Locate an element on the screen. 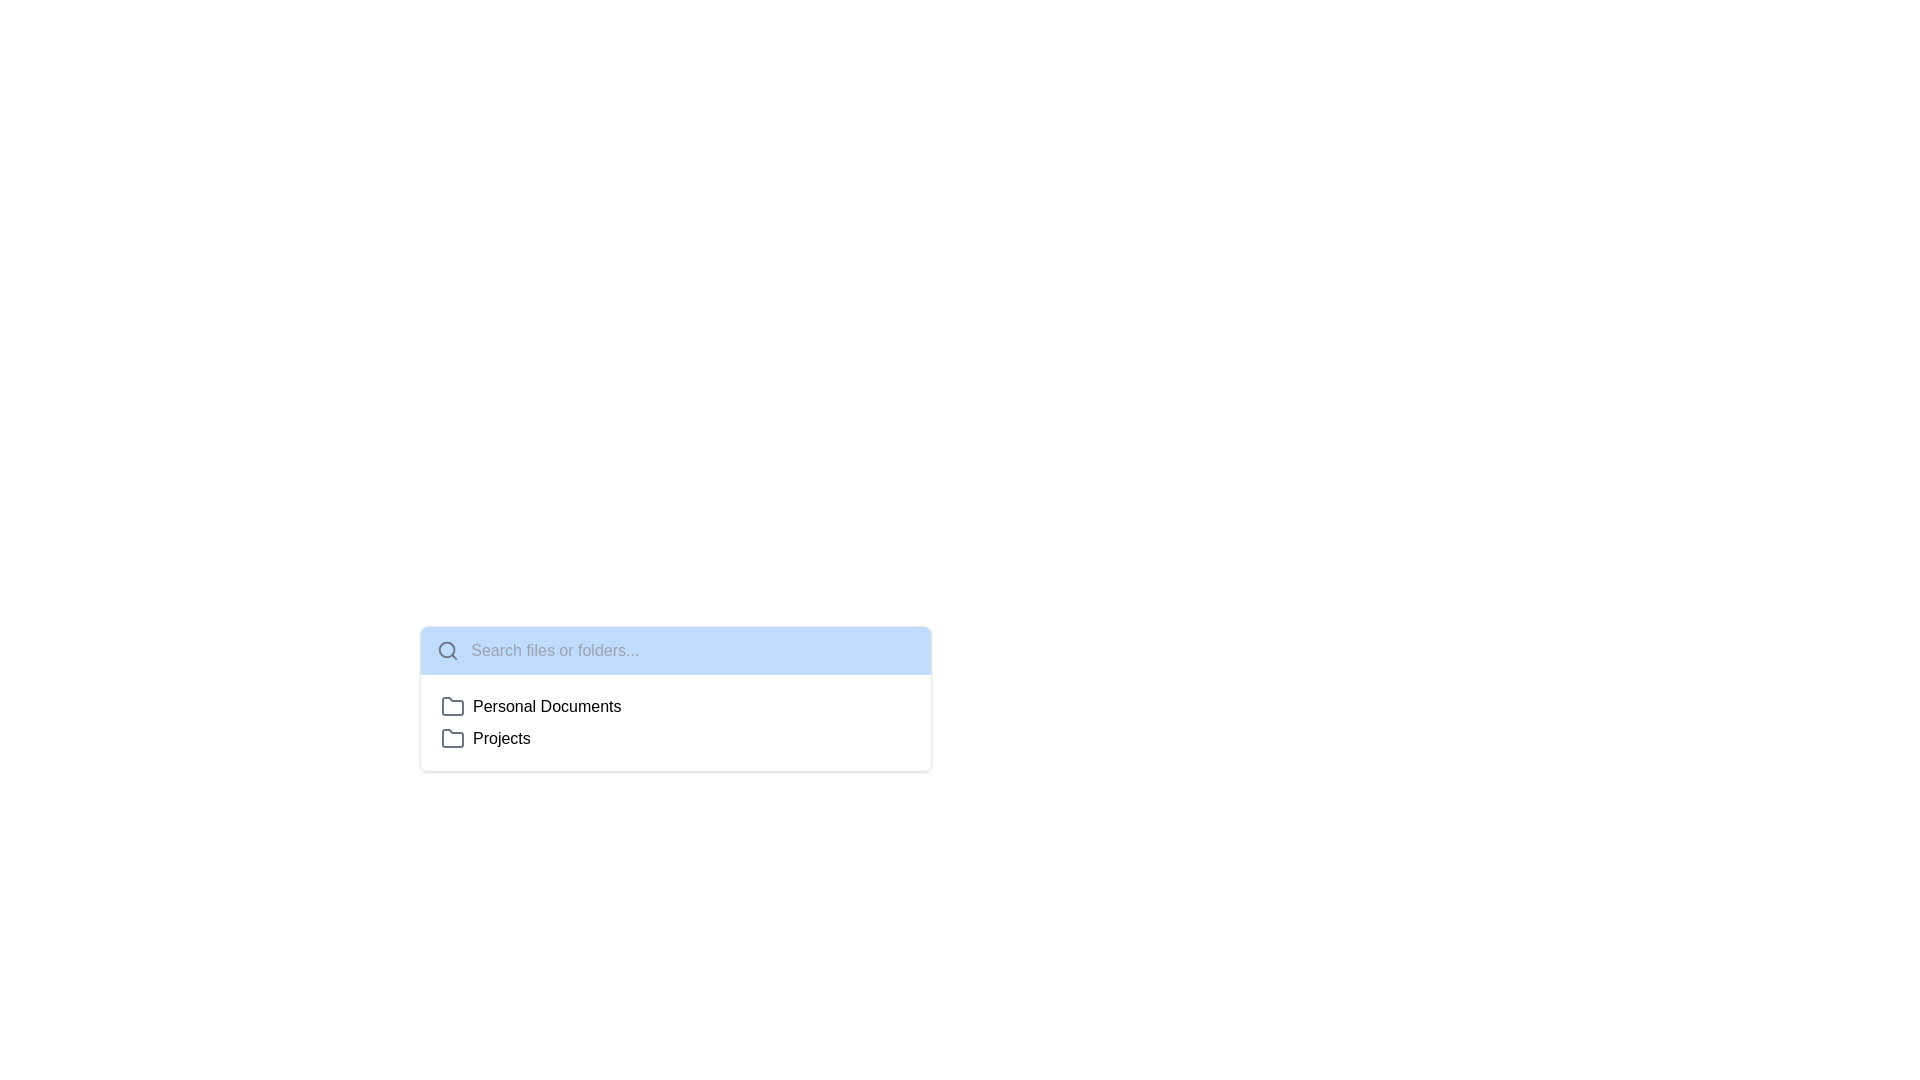 Image resolution: width=1920 pixels, height=1080 pixels. the Vector graphic icon resembling a folder, which is located next to the label 'Projects' in the lower part of the file explorer interface is located at coordinates (451, 737).